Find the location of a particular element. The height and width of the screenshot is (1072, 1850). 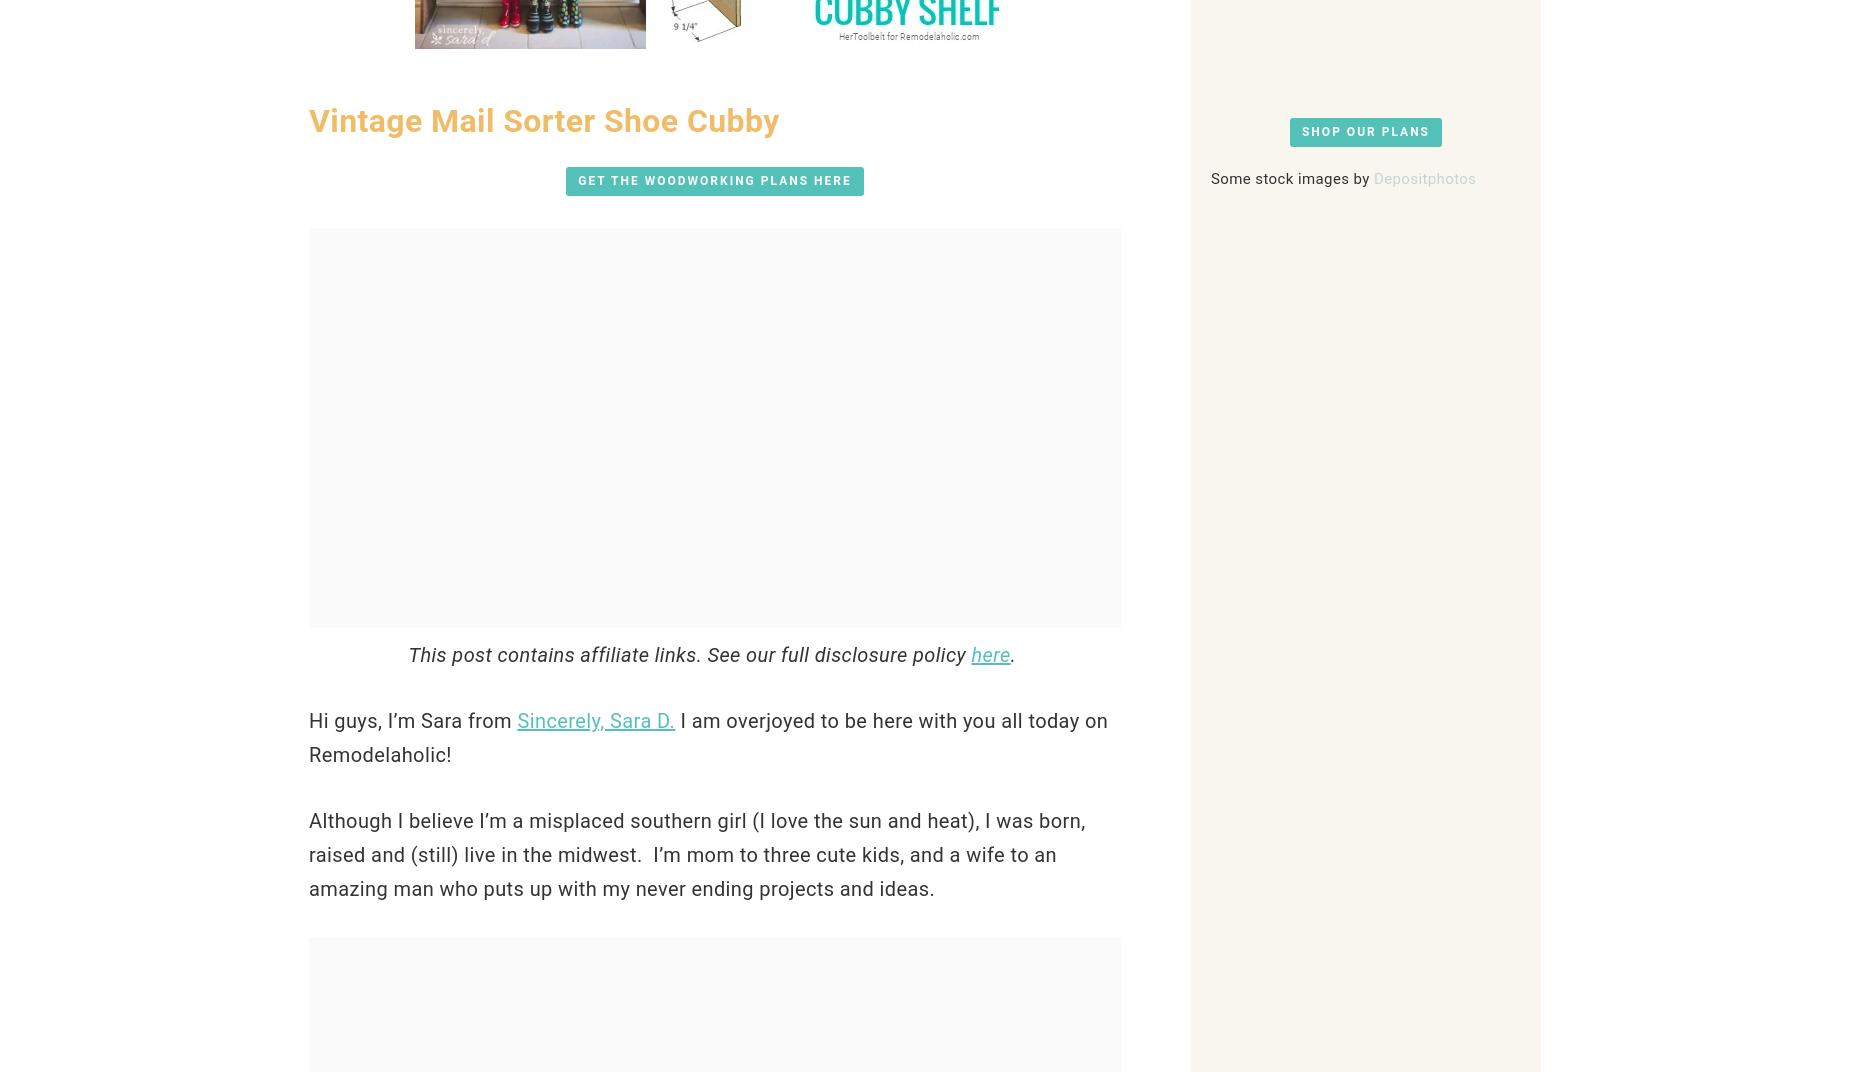

'Some stock images by' is located at coordinates (1210, 176).